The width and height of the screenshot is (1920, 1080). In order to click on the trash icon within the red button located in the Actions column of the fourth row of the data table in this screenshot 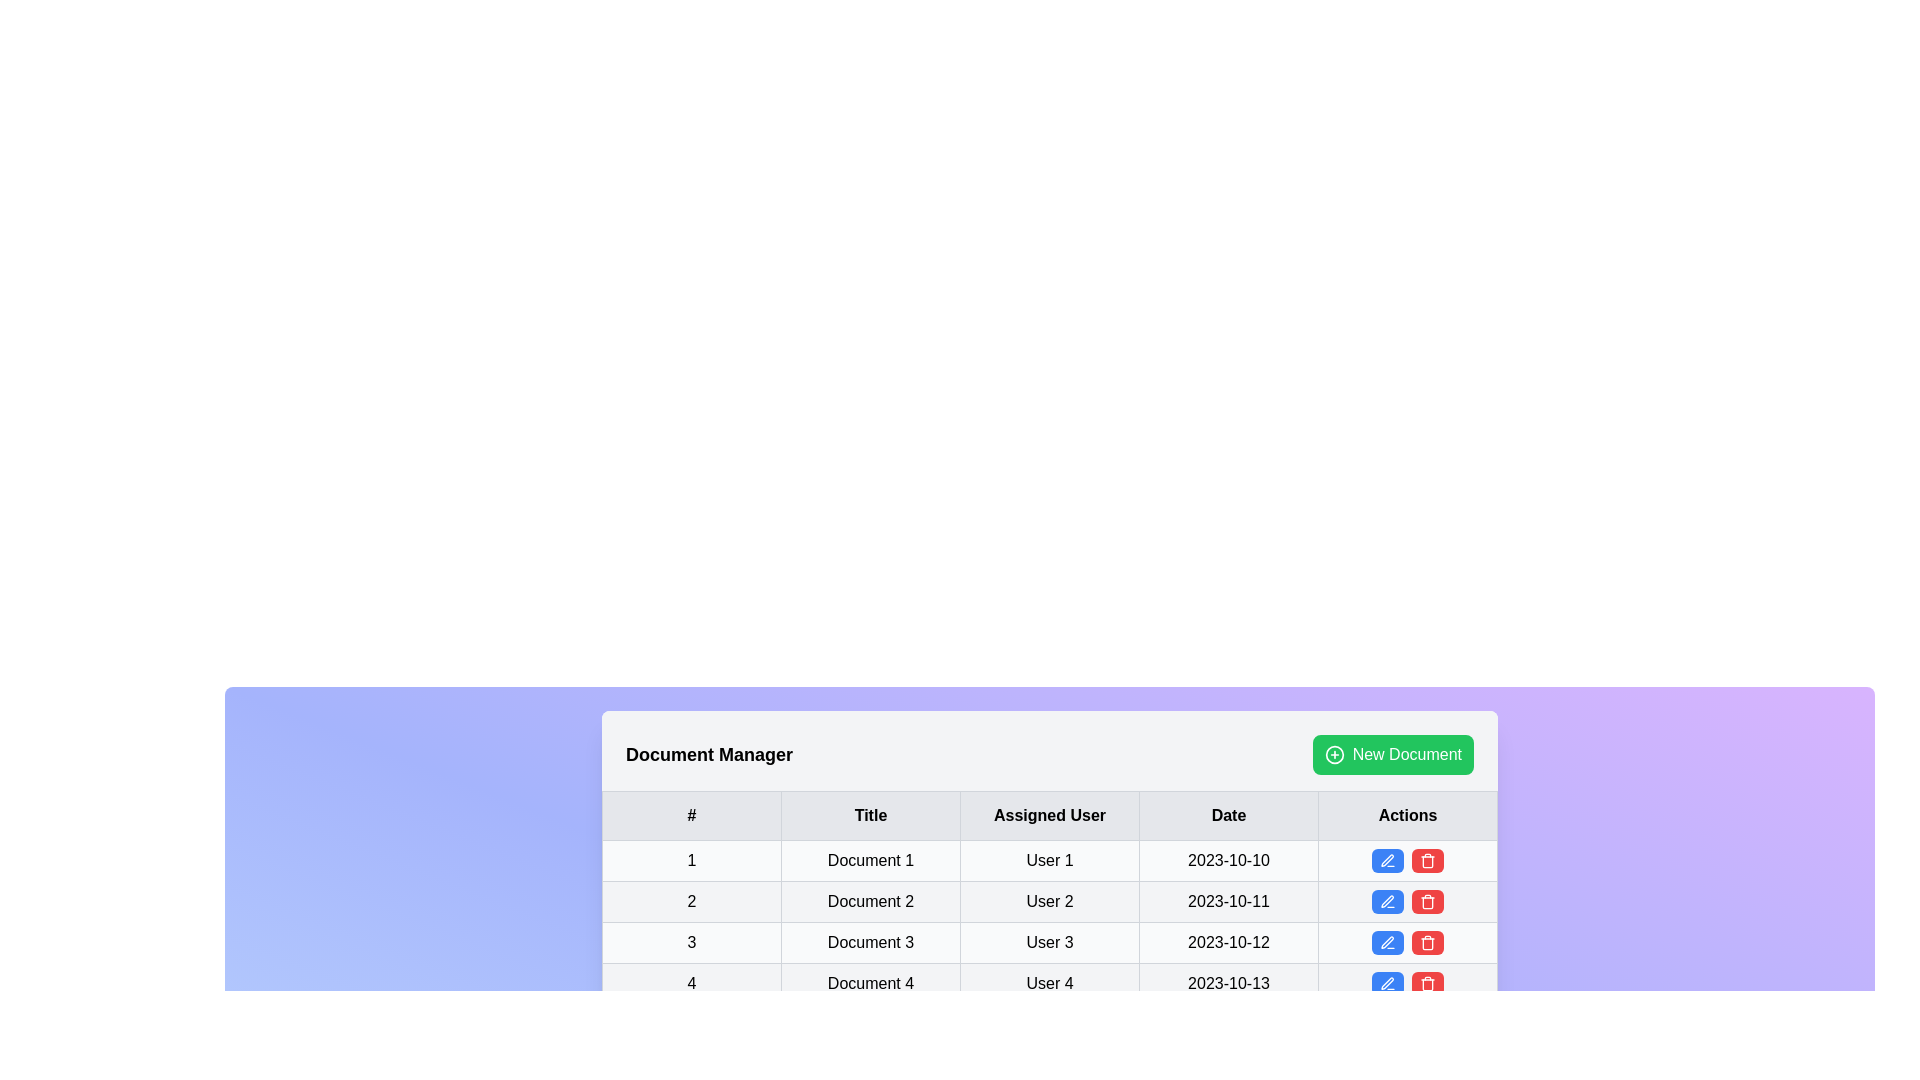, I will do `click(1427, 859)`.